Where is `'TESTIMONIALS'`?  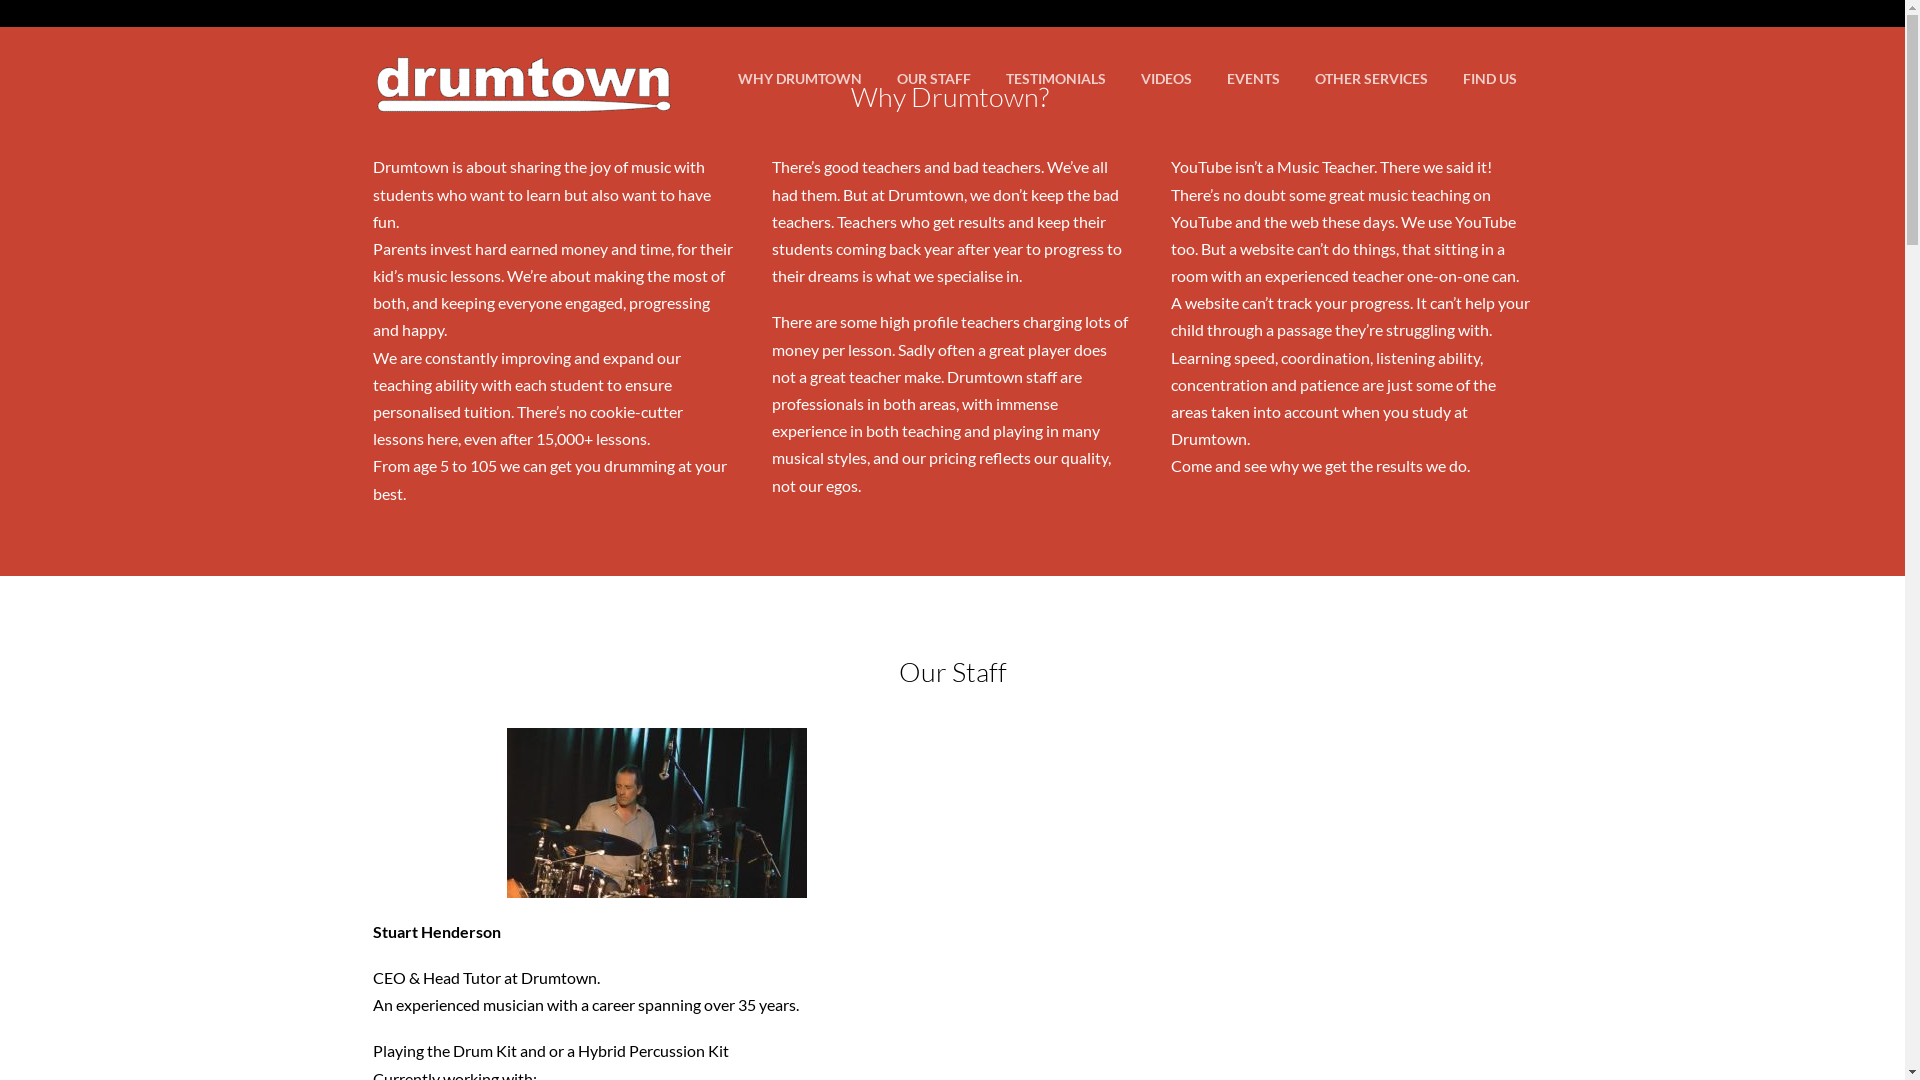
'TESTIMONIALS' is located at coordinates (1055, 78).